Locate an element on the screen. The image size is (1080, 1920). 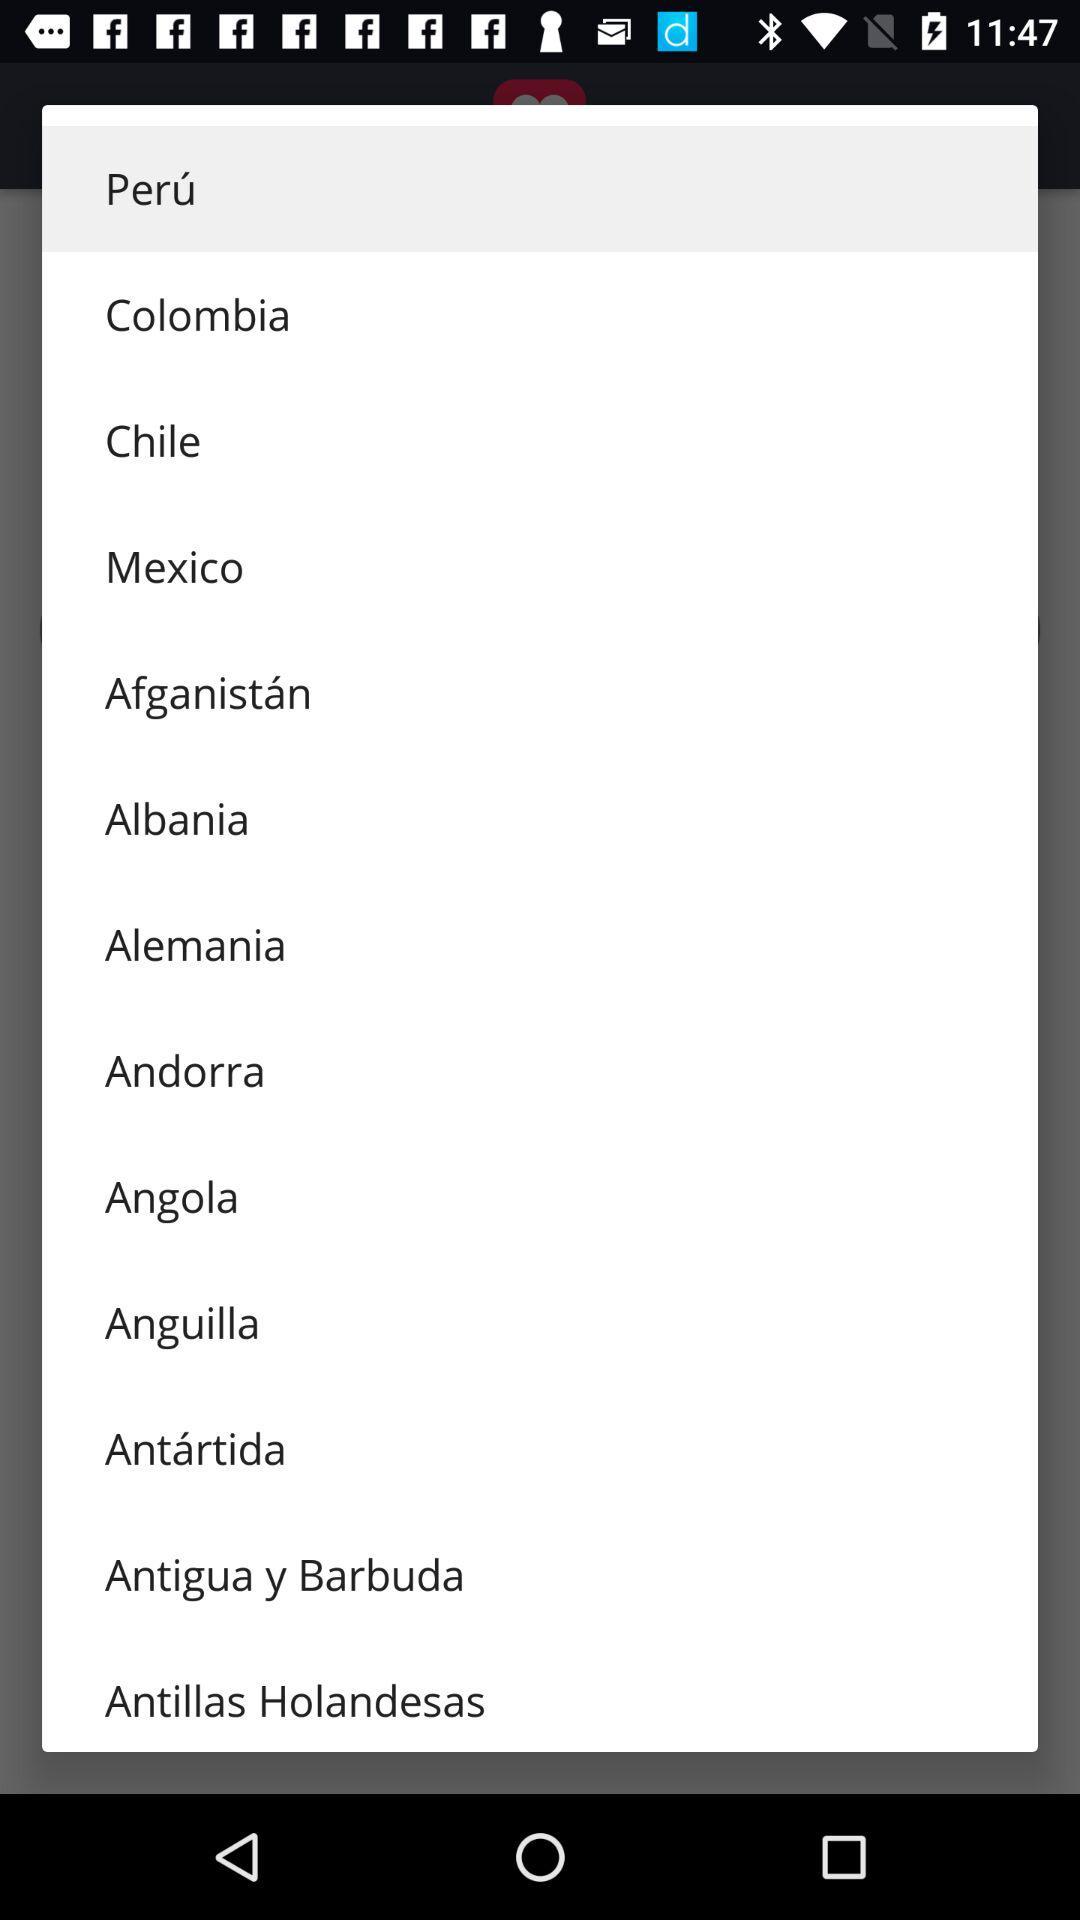
icon above mexico icon is located at coordinates (540, 440).